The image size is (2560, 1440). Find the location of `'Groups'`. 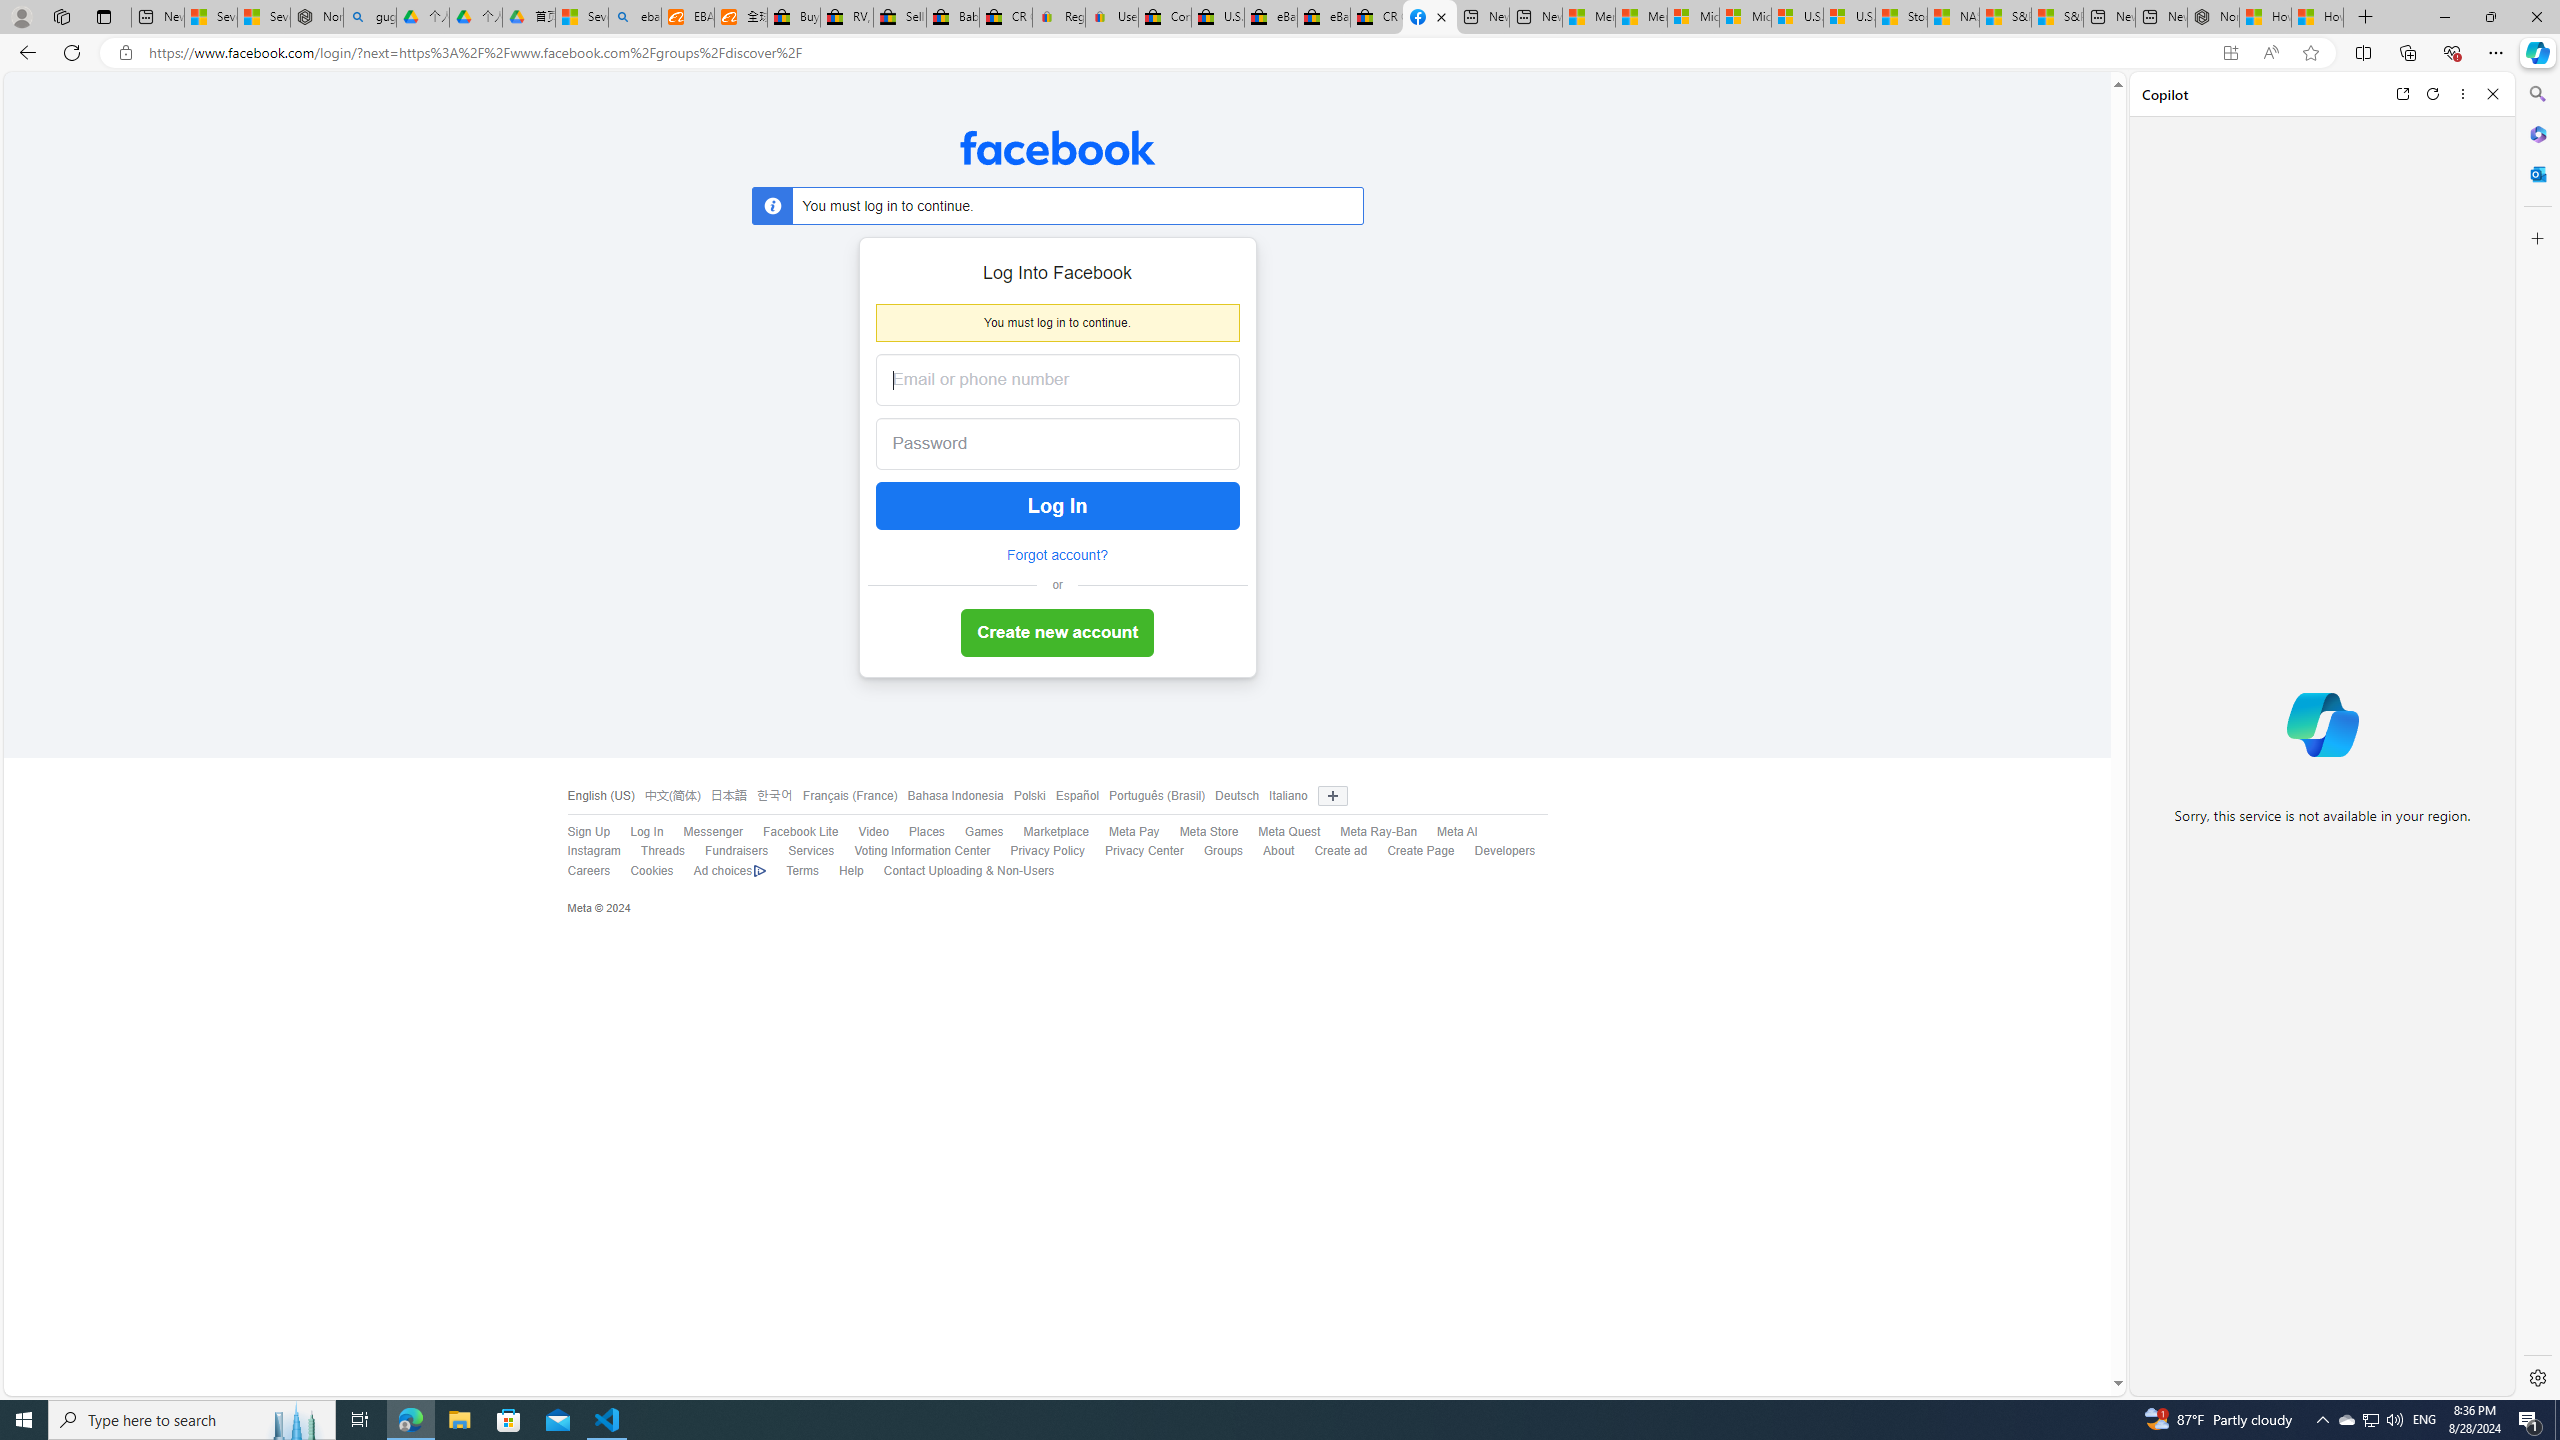

'Groups' is located at coordinates (1212, 851).